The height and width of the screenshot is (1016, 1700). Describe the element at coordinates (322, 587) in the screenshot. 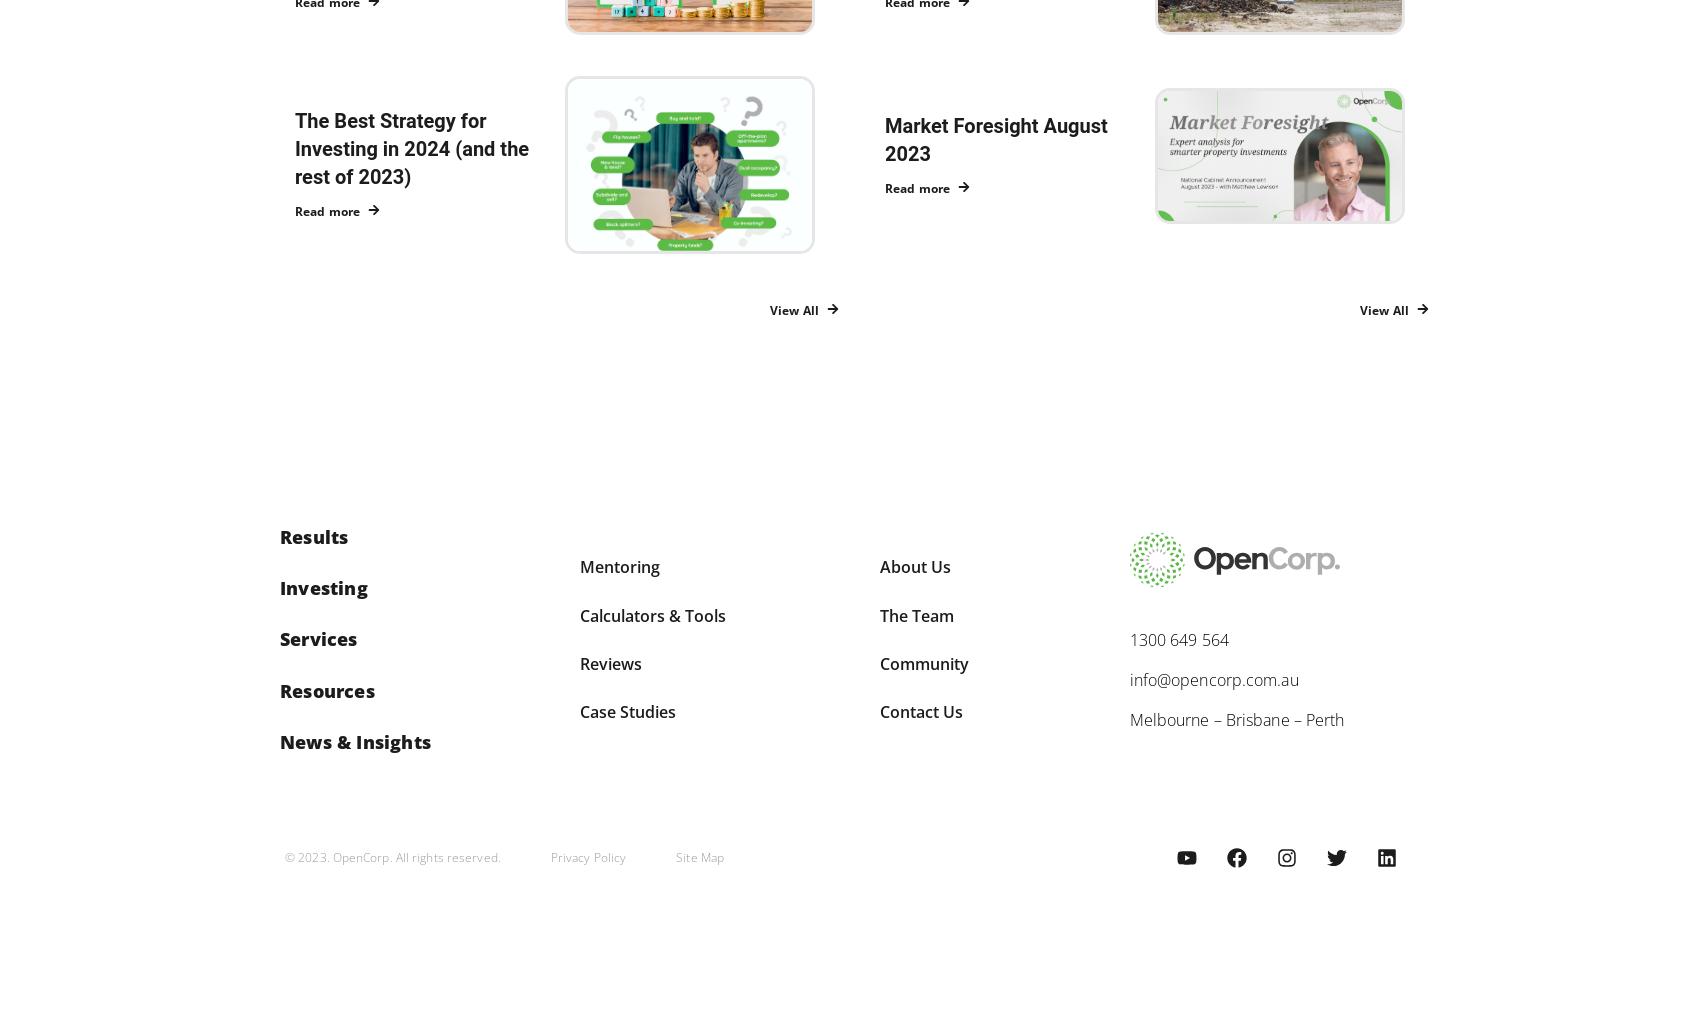

I see `'Investing'` at that location.